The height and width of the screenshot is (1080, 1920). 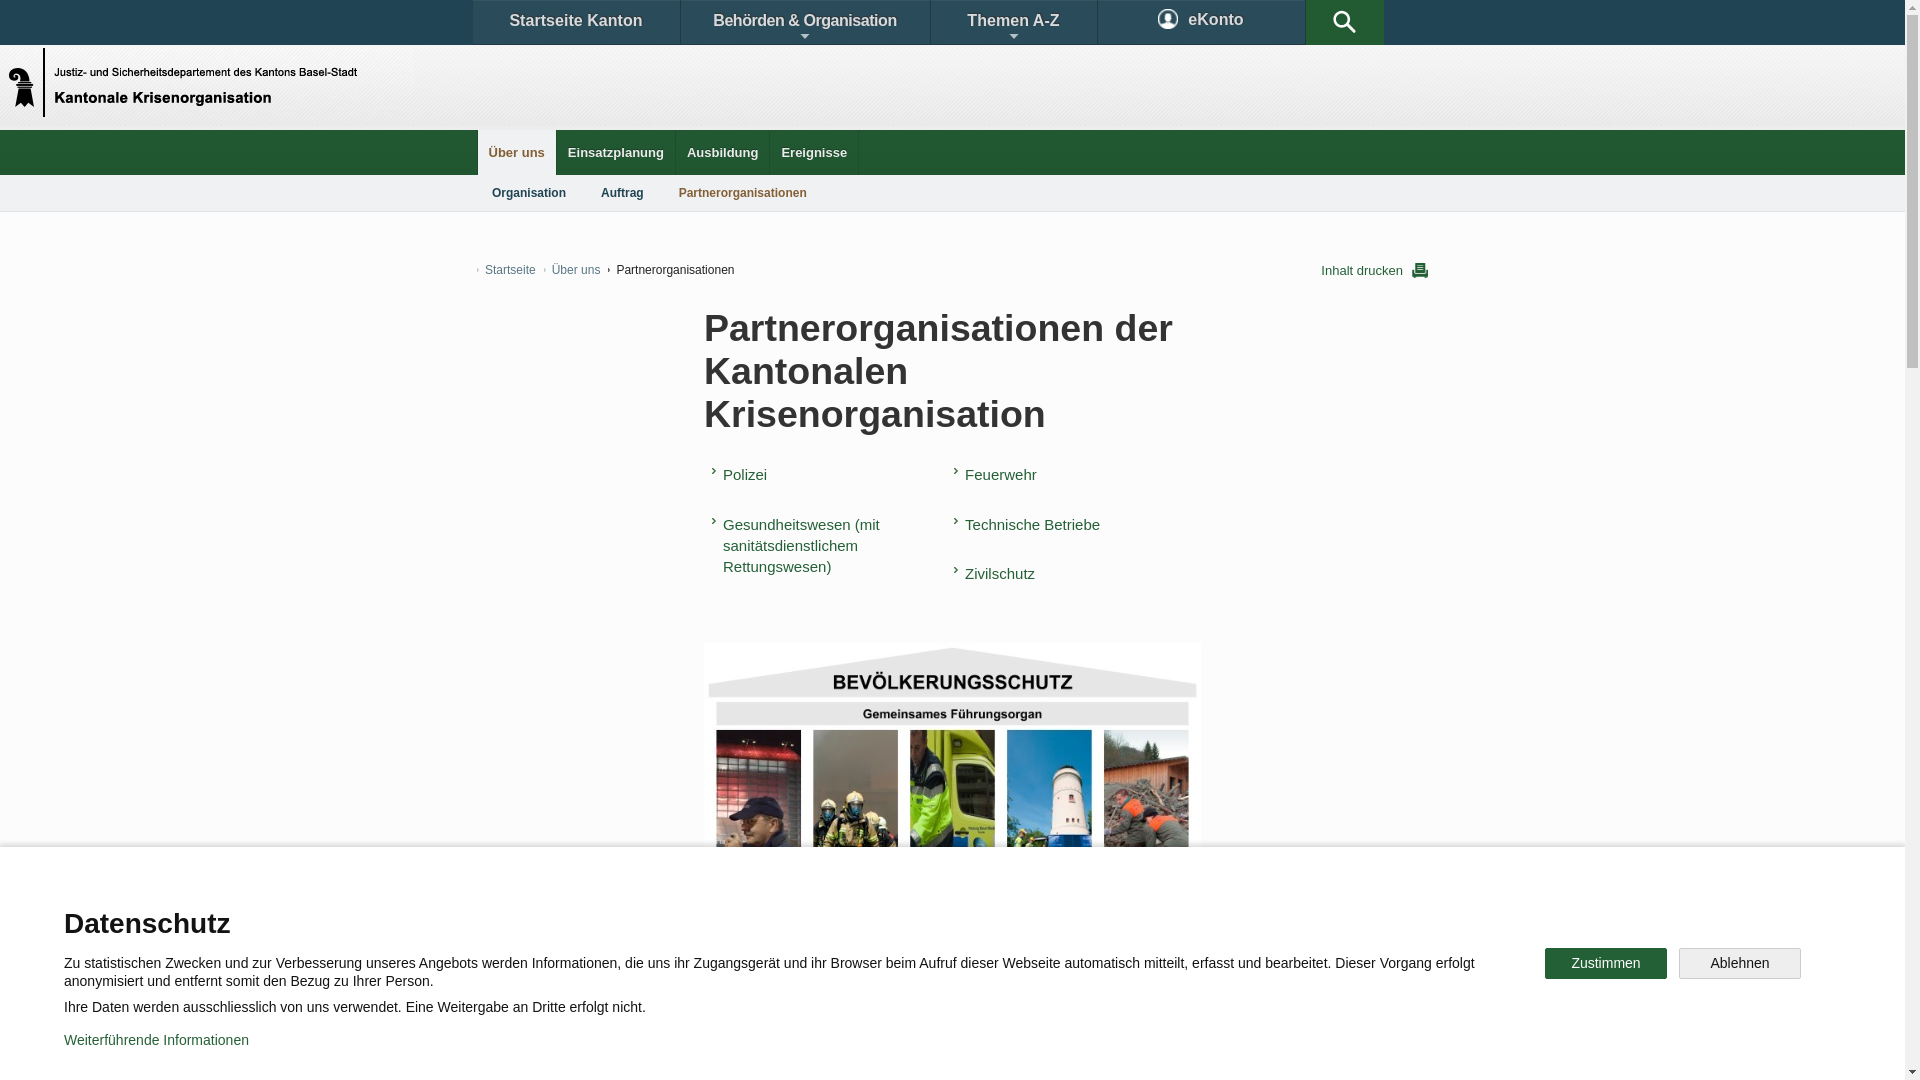 What do you see at coordinates (722, 151) in the screenshot?
I see `'Ausbildung'` at bounding box center [722, 151].